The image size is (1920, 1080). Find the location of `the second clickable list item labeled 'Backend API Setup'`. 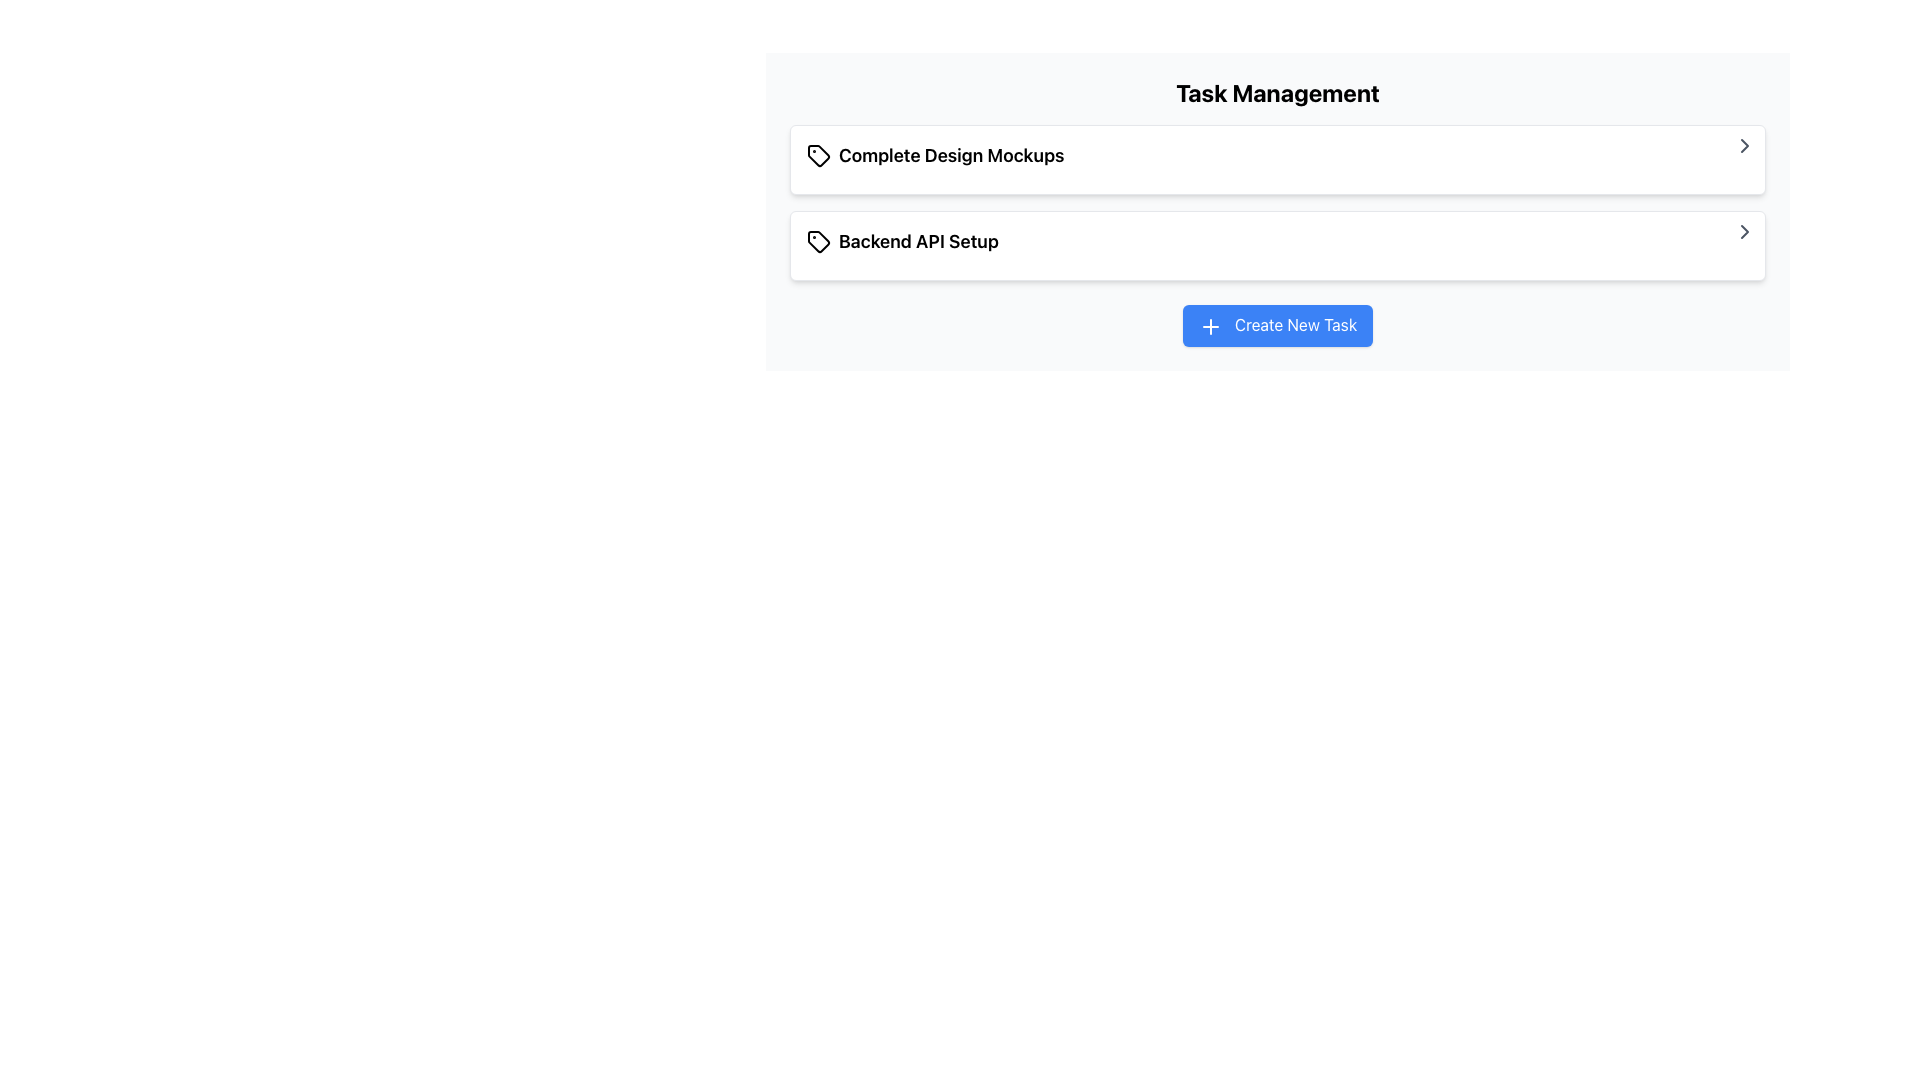

the second clickable list item labeled 'Backend API Setup' is located at coordinates (1276, 245).